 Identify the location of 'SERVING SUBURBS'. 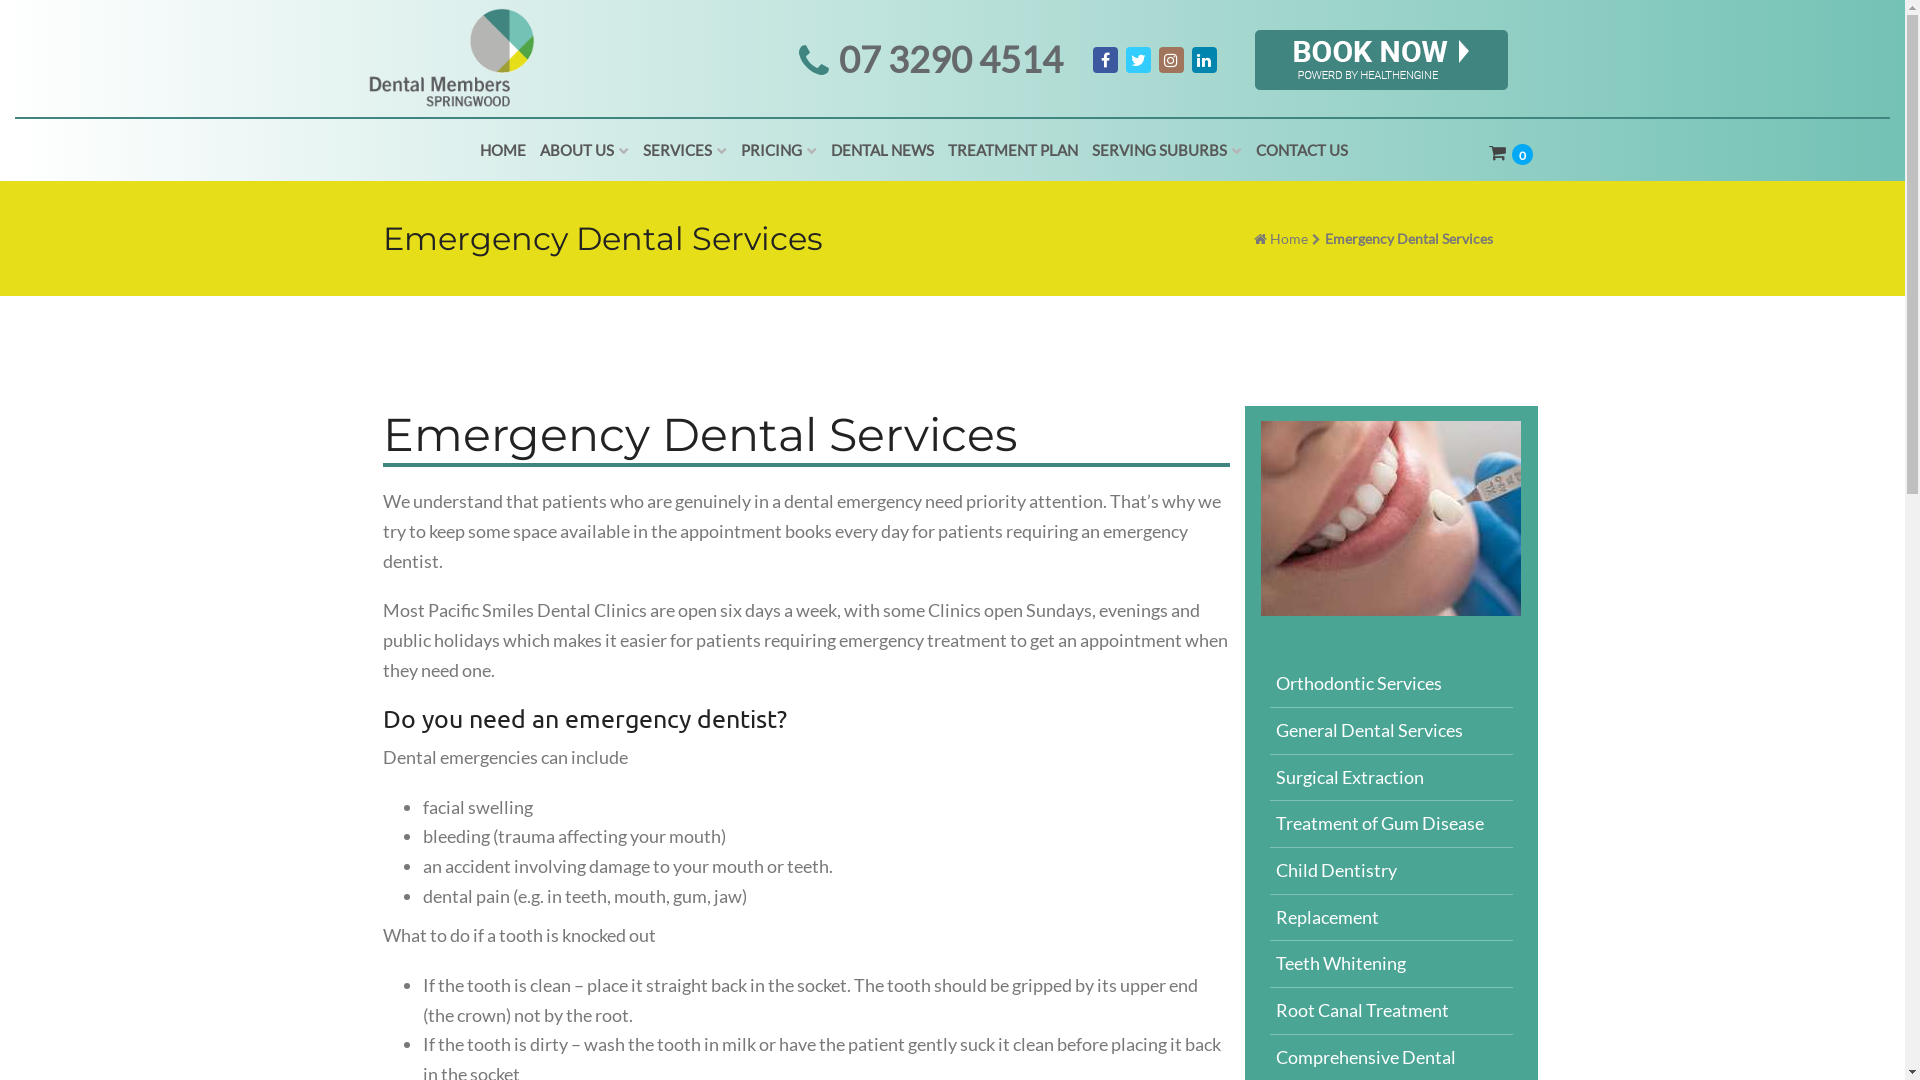
(1166, 149).